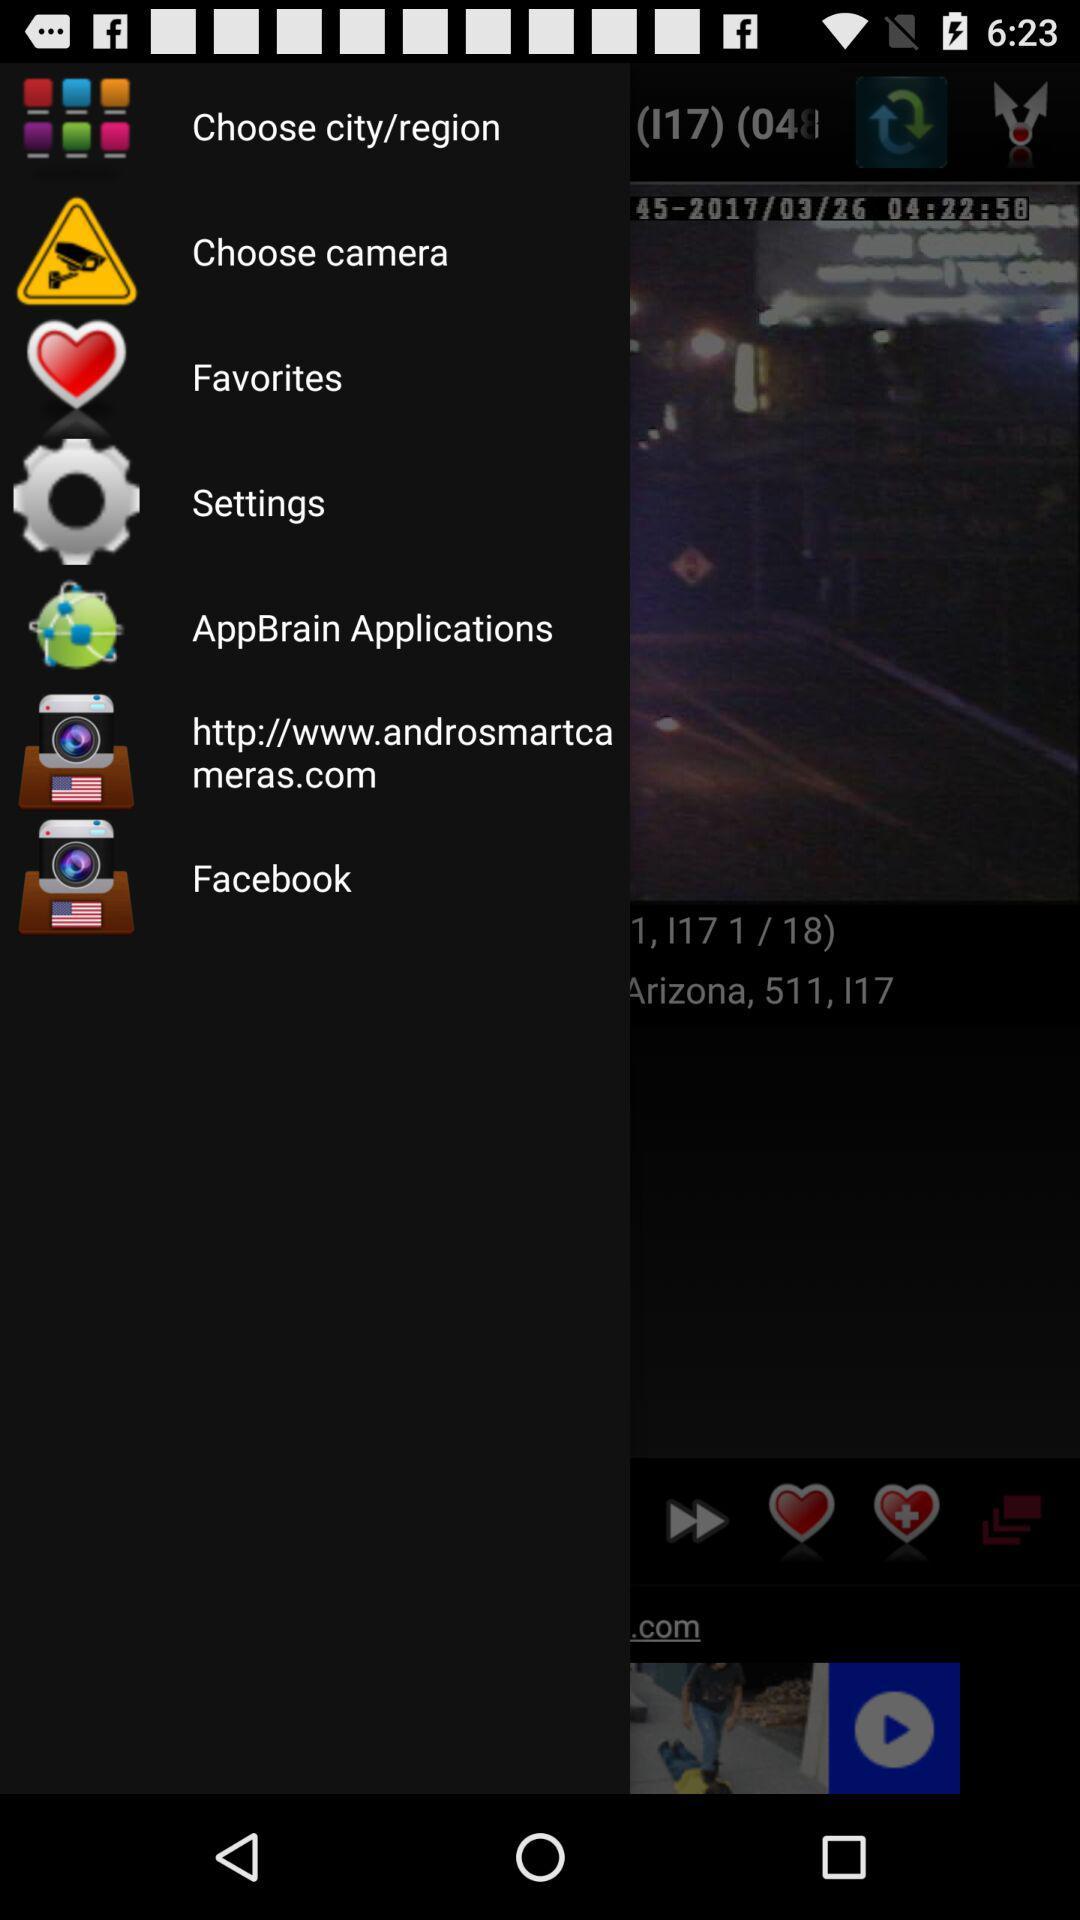 Image resolution: width=1080 pixels, height=1920 pixels. I want to click on the favorite icon, so click(800, 1627).